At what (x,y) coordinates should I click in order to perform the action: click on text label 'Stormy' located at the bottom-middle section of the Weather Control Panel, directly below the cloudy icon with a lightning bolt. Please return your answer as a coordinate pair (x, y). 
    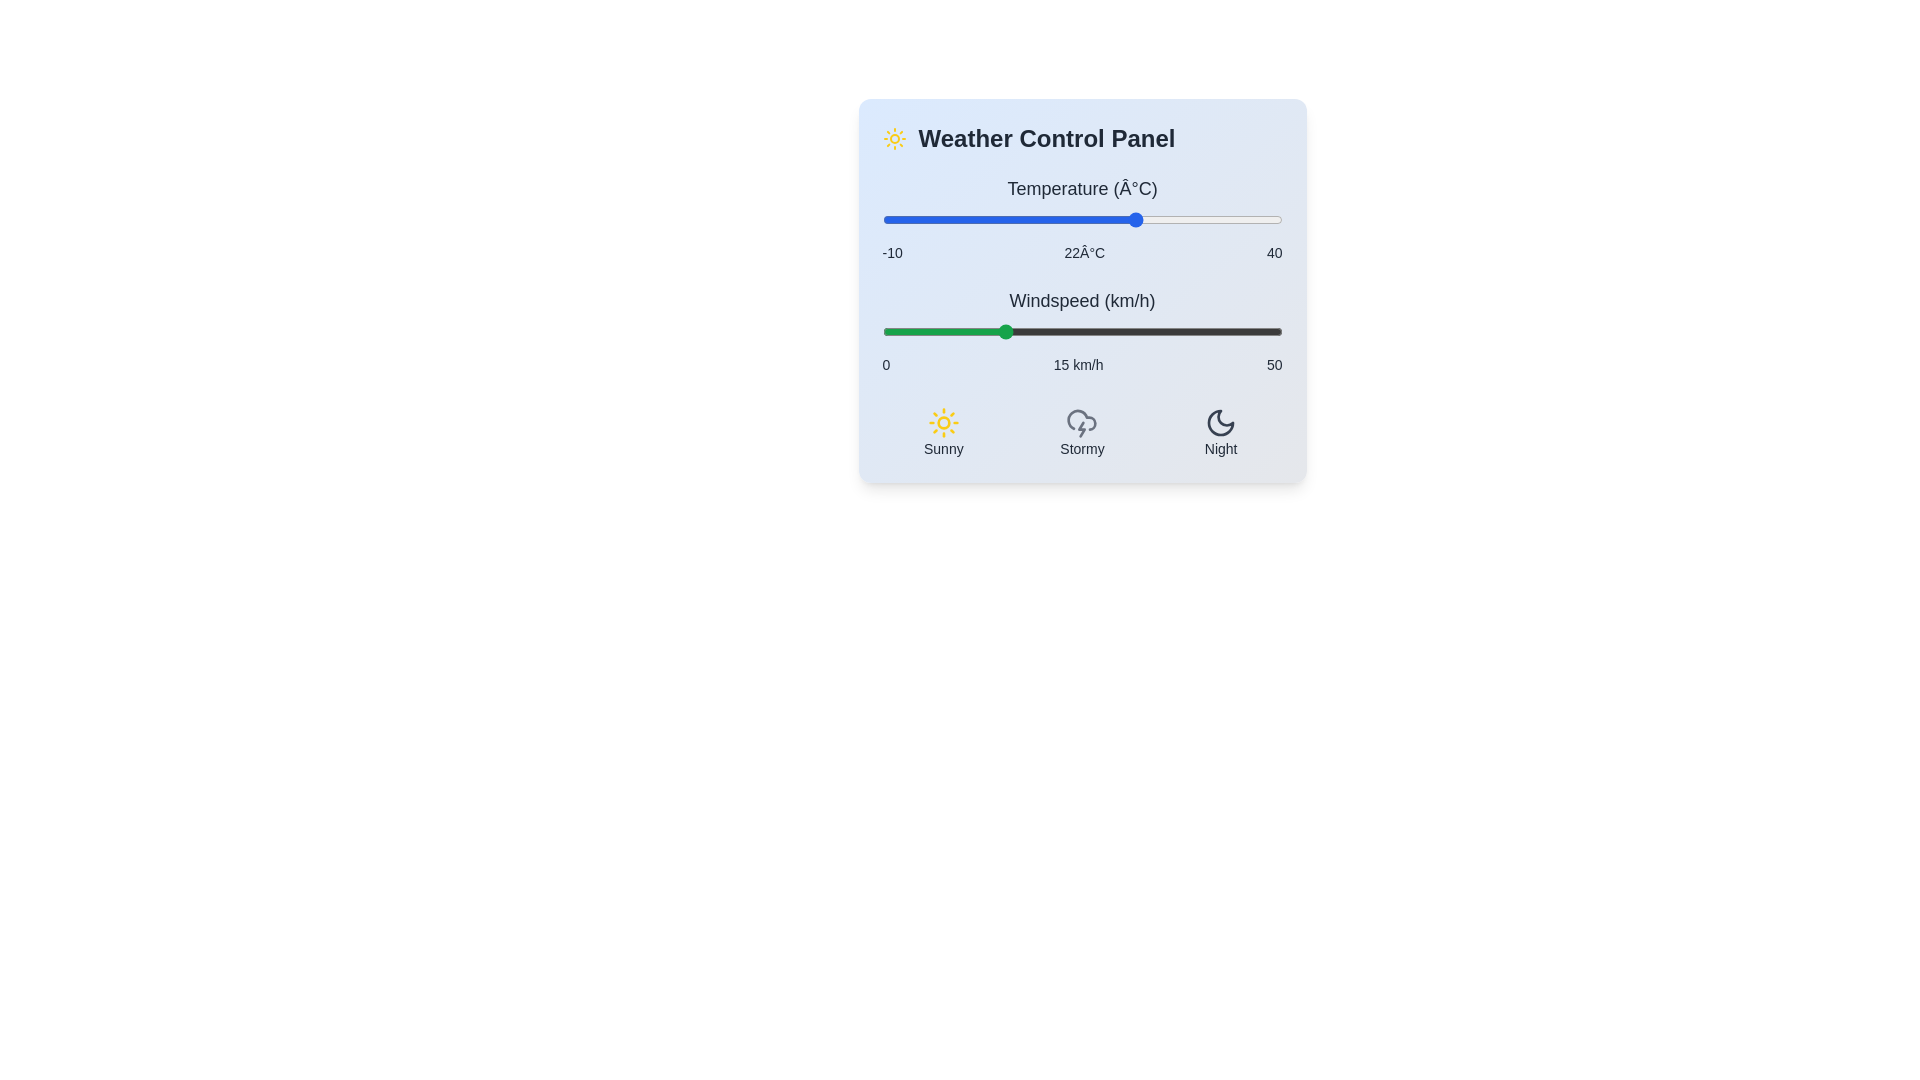
    Looking at the image, I should click on (1081, 447).